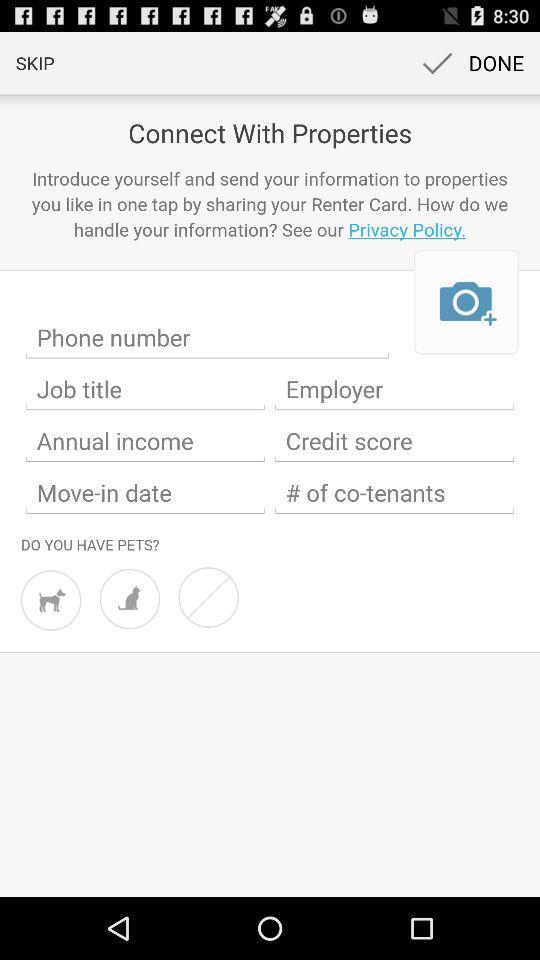 This screenshot has height=960, width=540. I want to click on cat, so click(129, 599).